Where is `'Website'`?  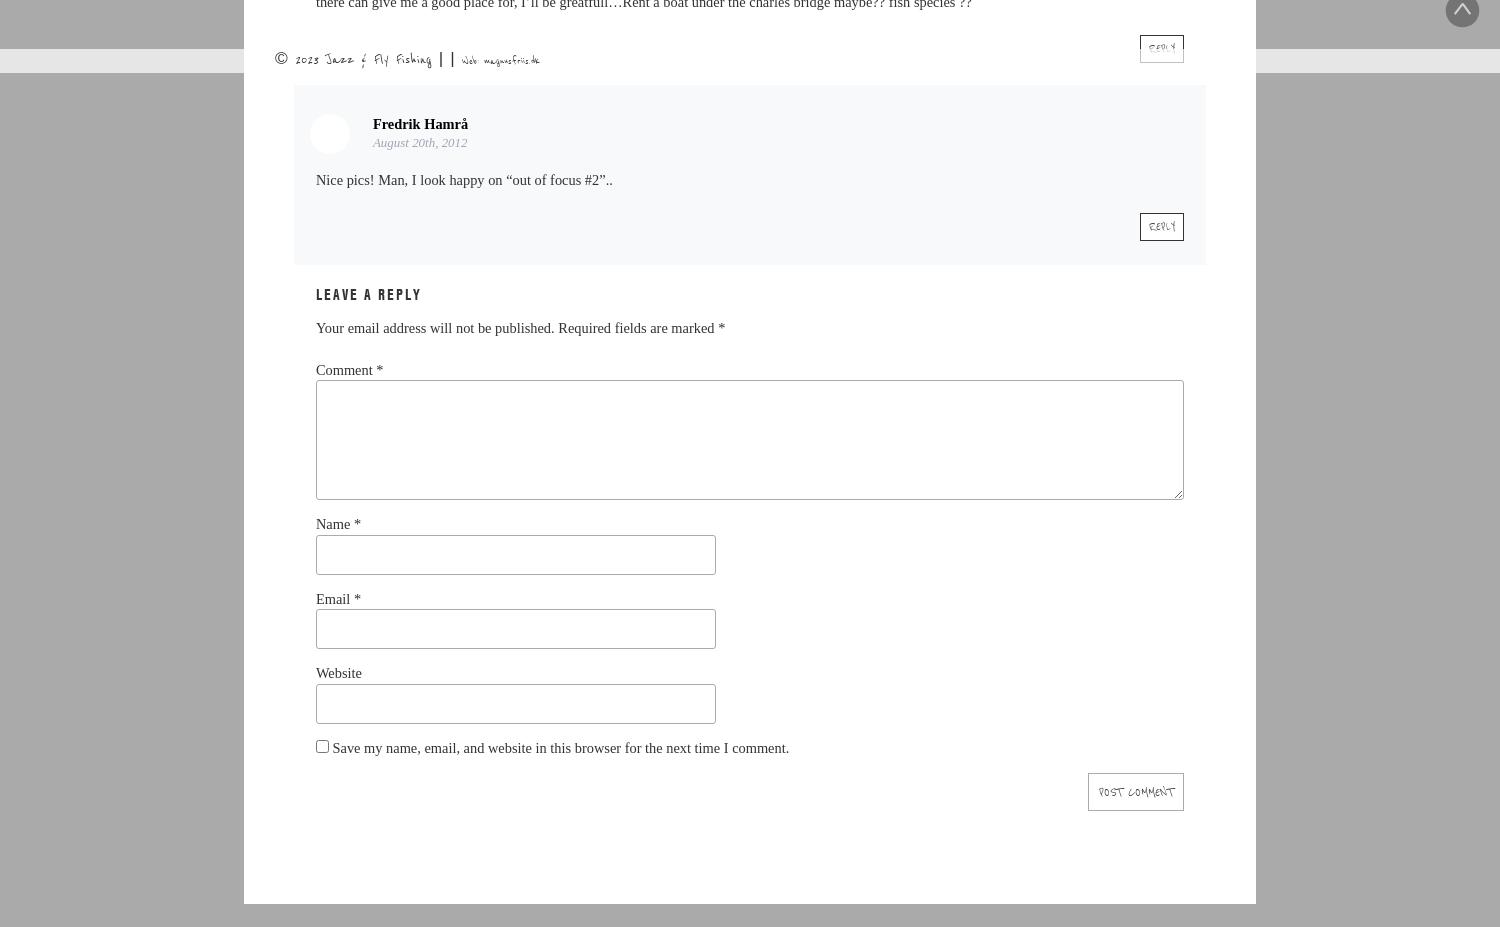
'Website' is located at coordinates (314, 672).